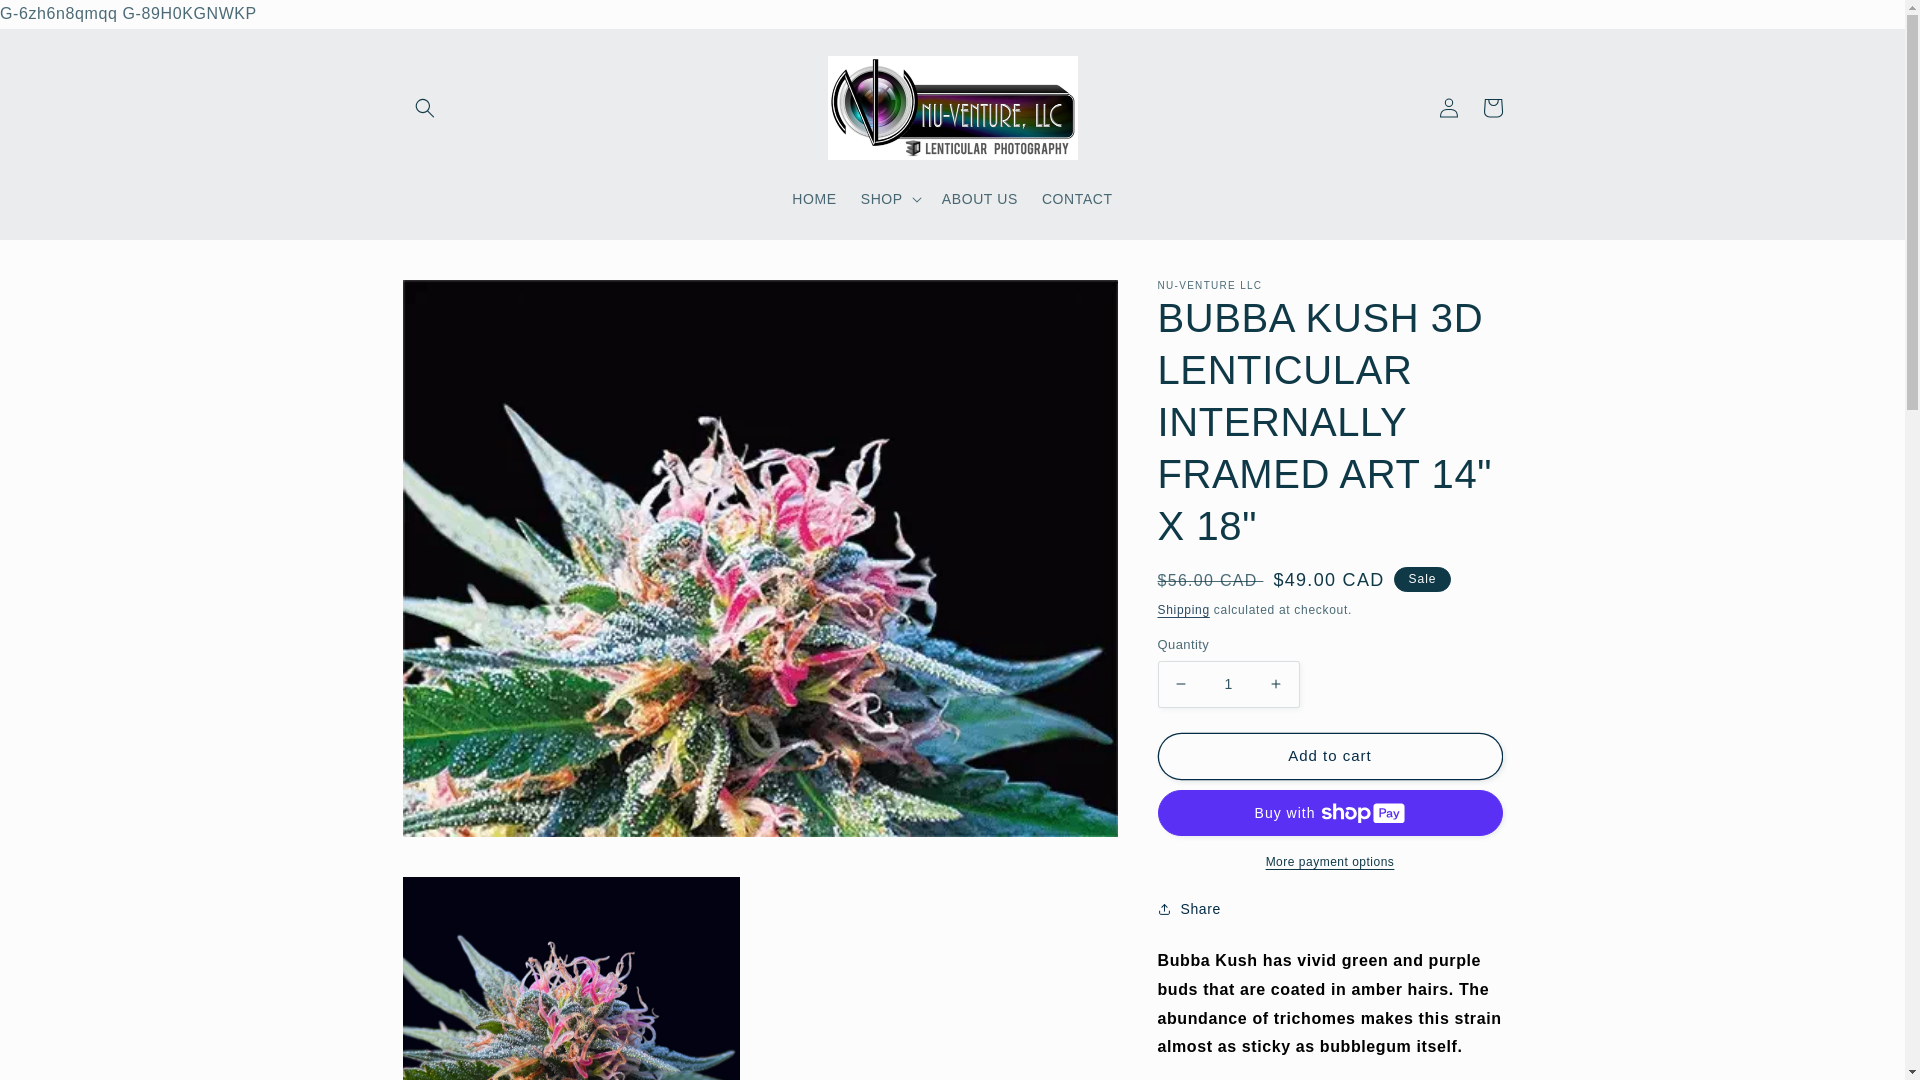  What do you see at coordinates (1330, 860) in the screenshot?
I see `'More payment options'` at bounding box center [1330, 860].